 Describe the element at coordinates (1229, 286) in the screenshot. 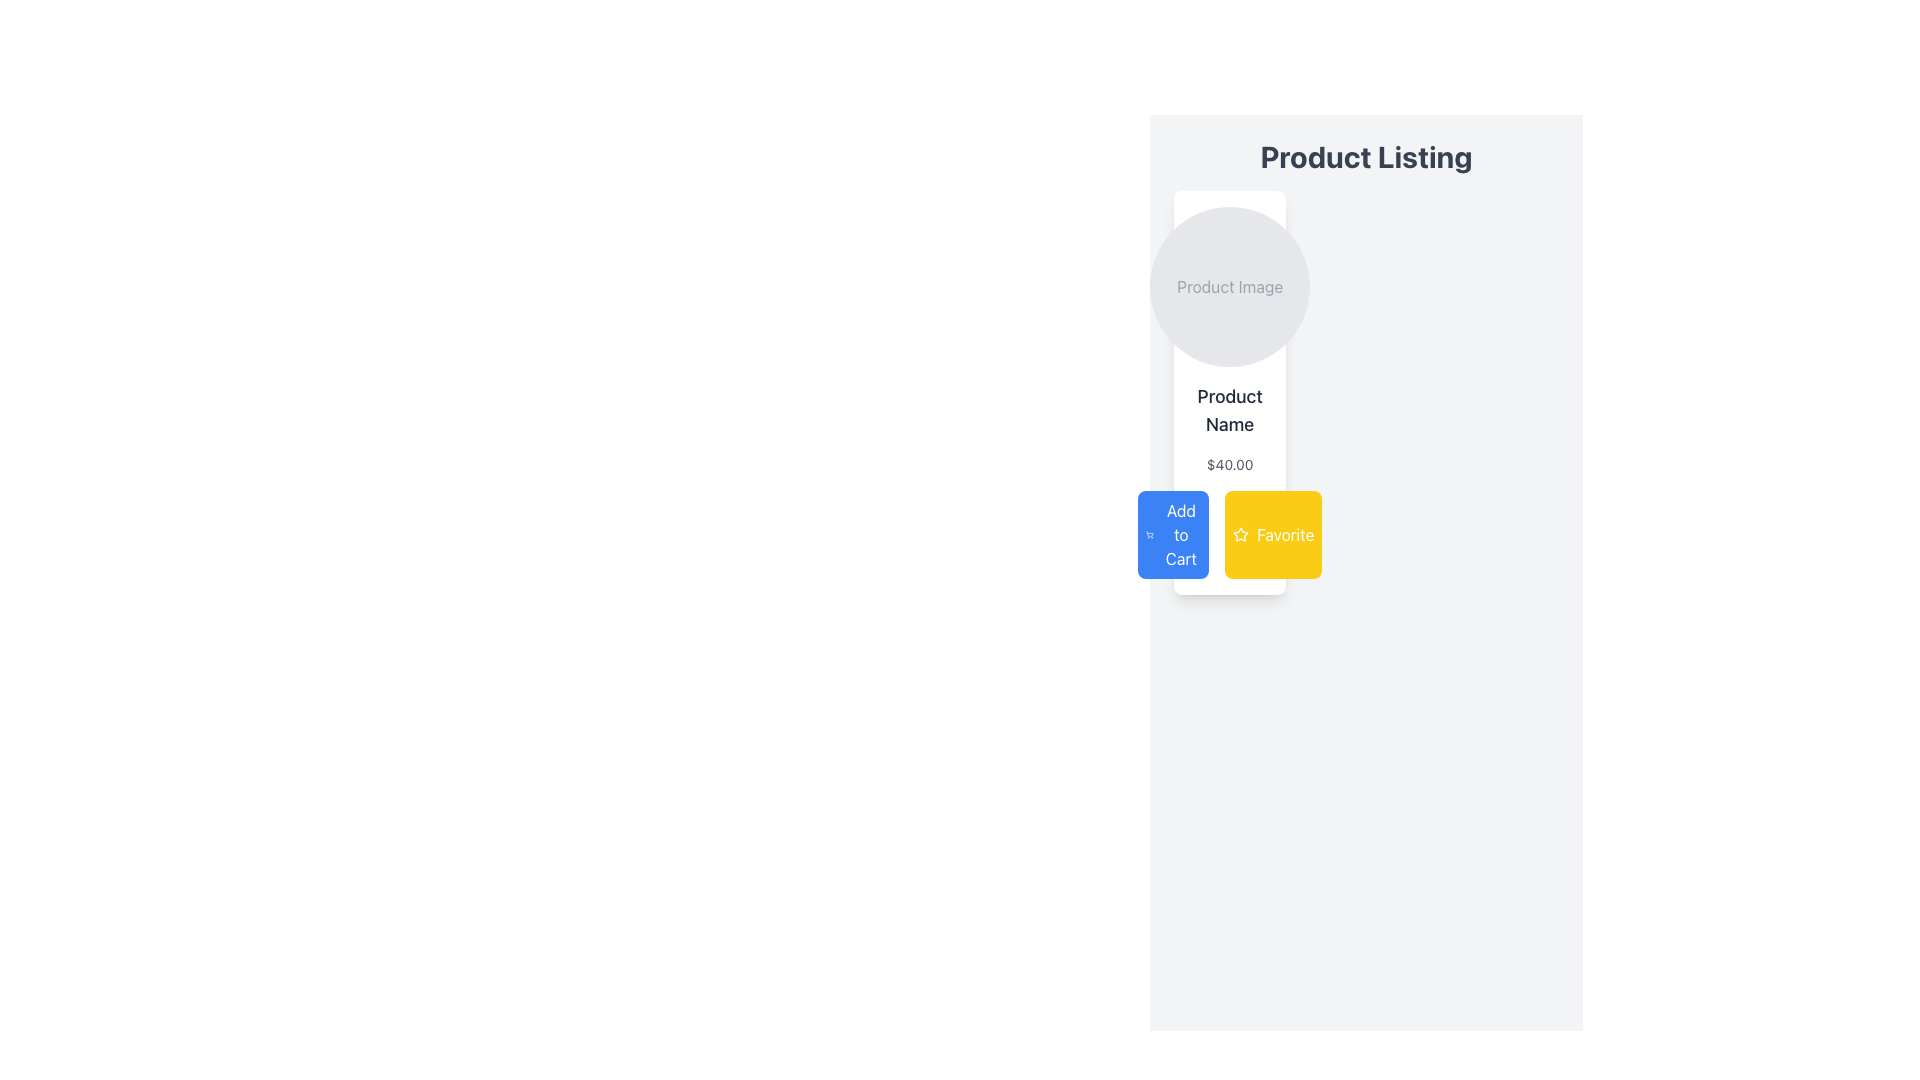

I see `the text label located in the center of the circular area at the top of the product card section, which indicates the purpose of the associated visual space` at that location.